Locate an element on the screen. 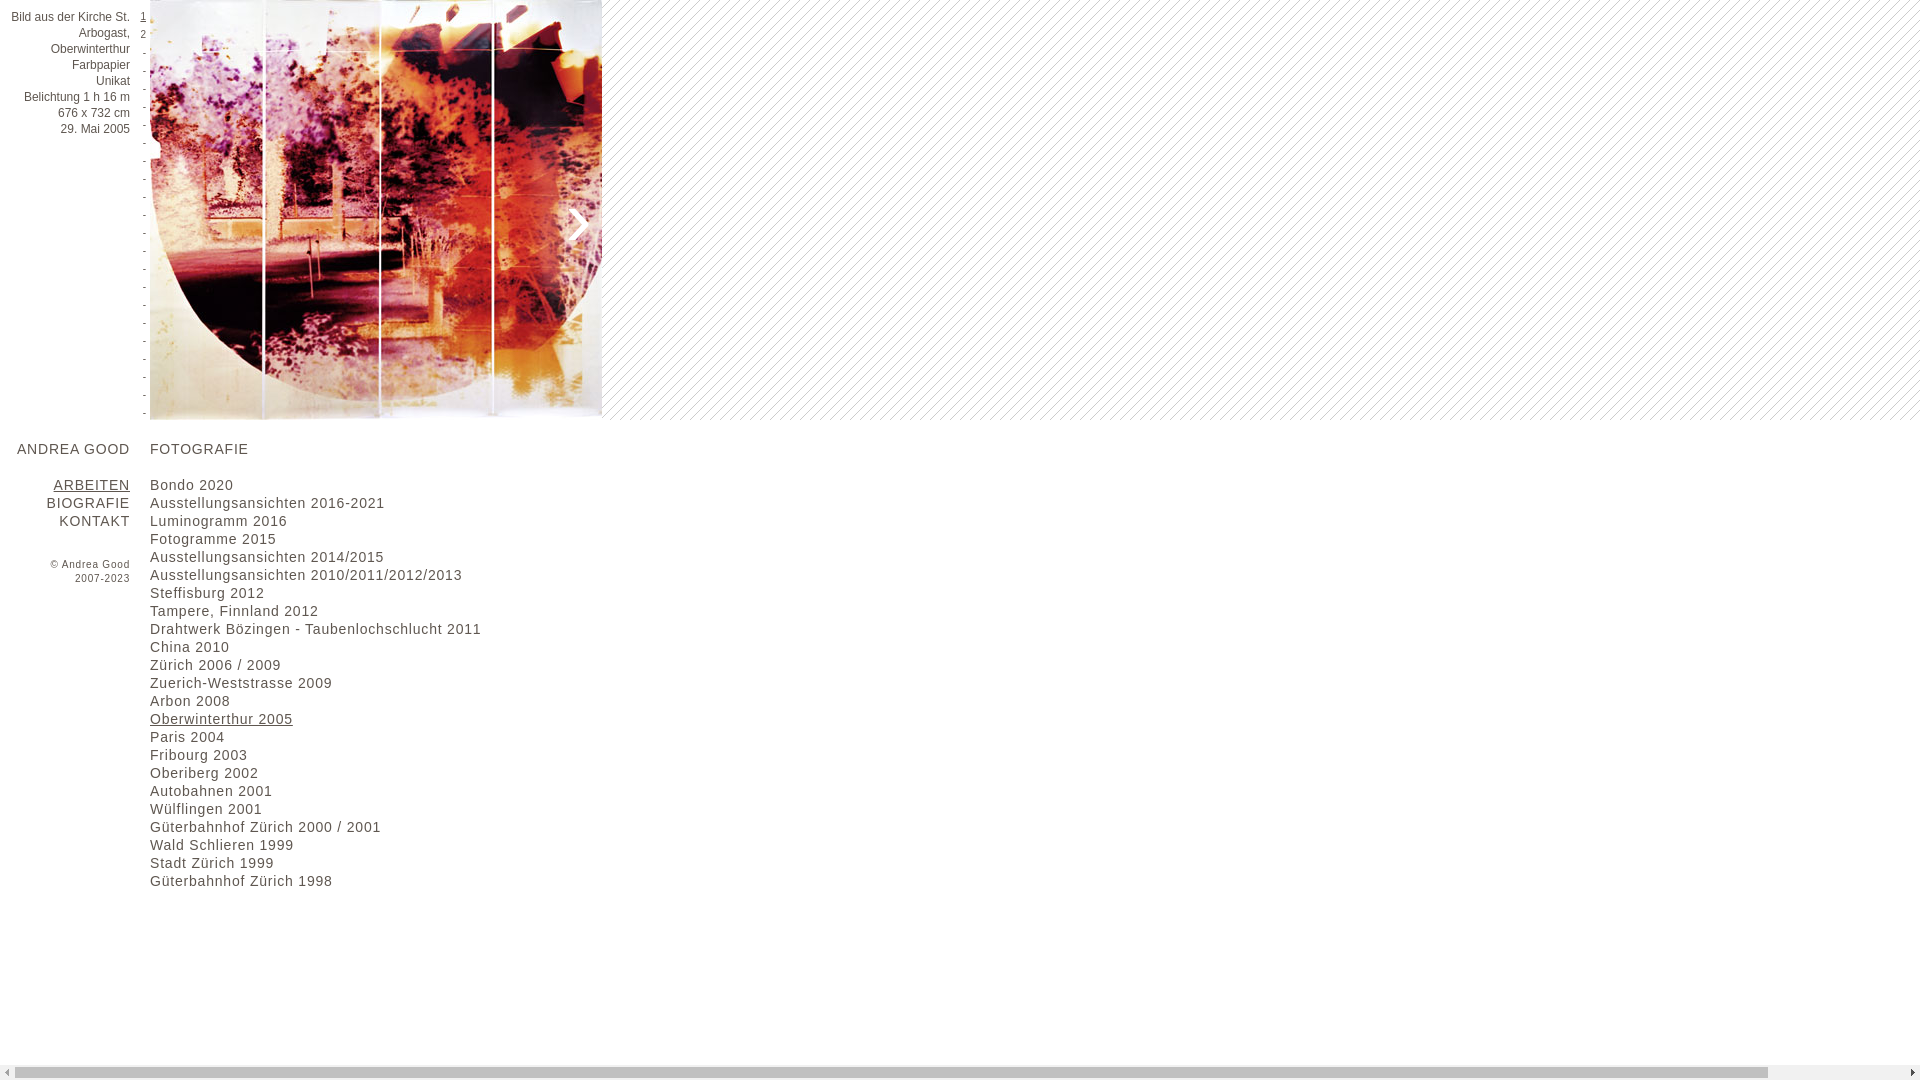 Image resolution: width=1920 pixels, height=1080 pixels. 'ARBEITEN' is located at coordinates (53, 485).